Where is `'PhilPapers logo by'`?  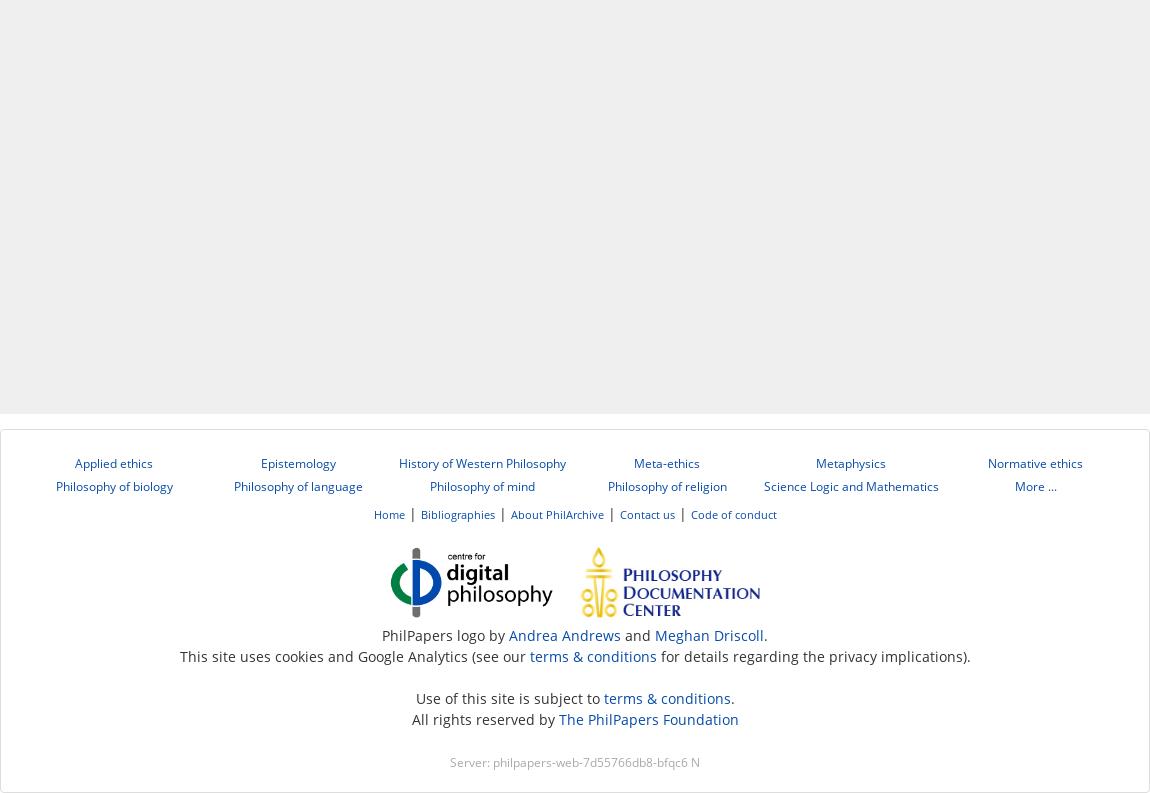
'PhilPapers logo by' is located at coordinates (445, 634).